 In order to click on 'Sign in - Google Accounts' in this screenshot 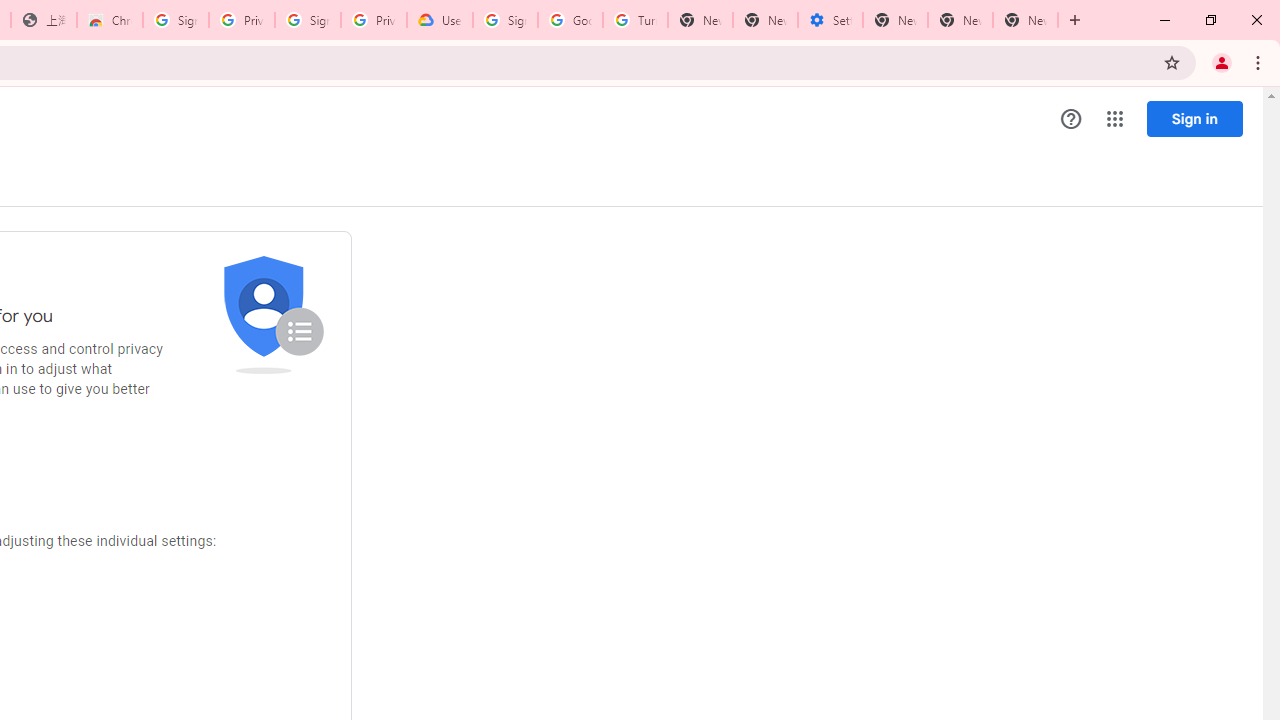, I will do `click(176, 20)`.